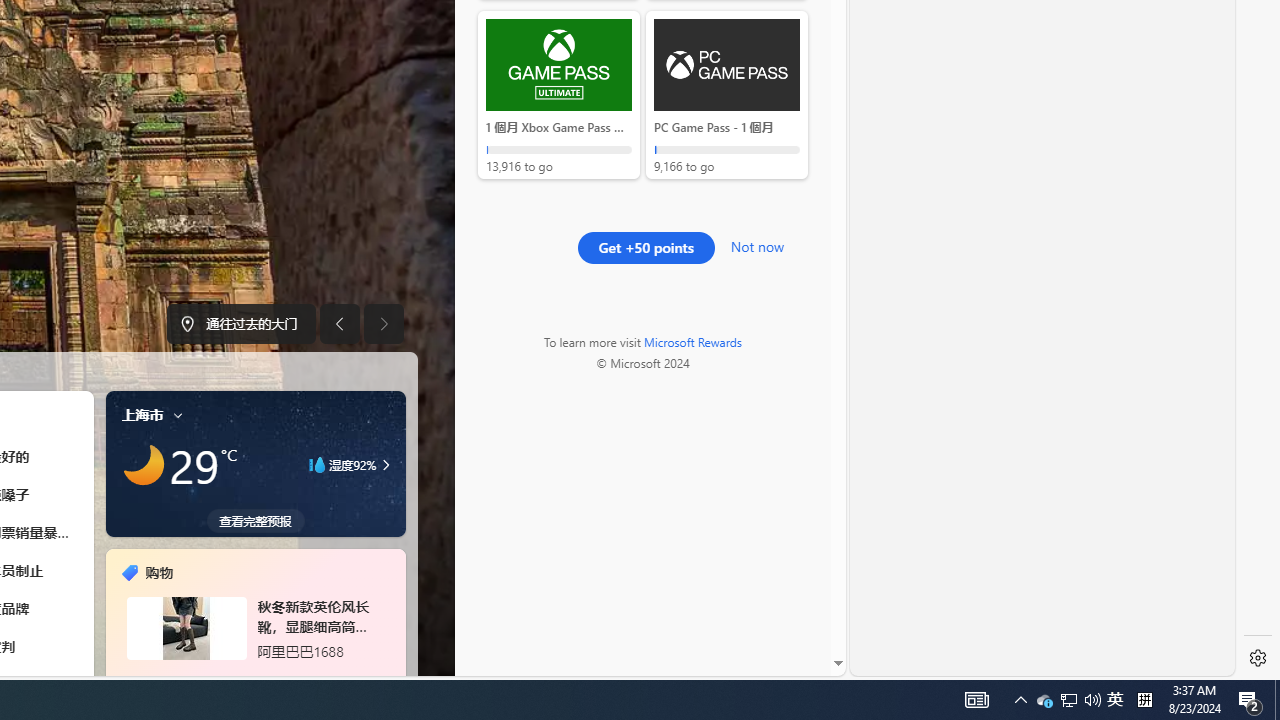 Image resolution: width=1280 pixels, height=720 pixels. What do you see at coordinates (646, 247) in the screenshot?
I see `'Get +50 points'` at bounding box center [646, 247].